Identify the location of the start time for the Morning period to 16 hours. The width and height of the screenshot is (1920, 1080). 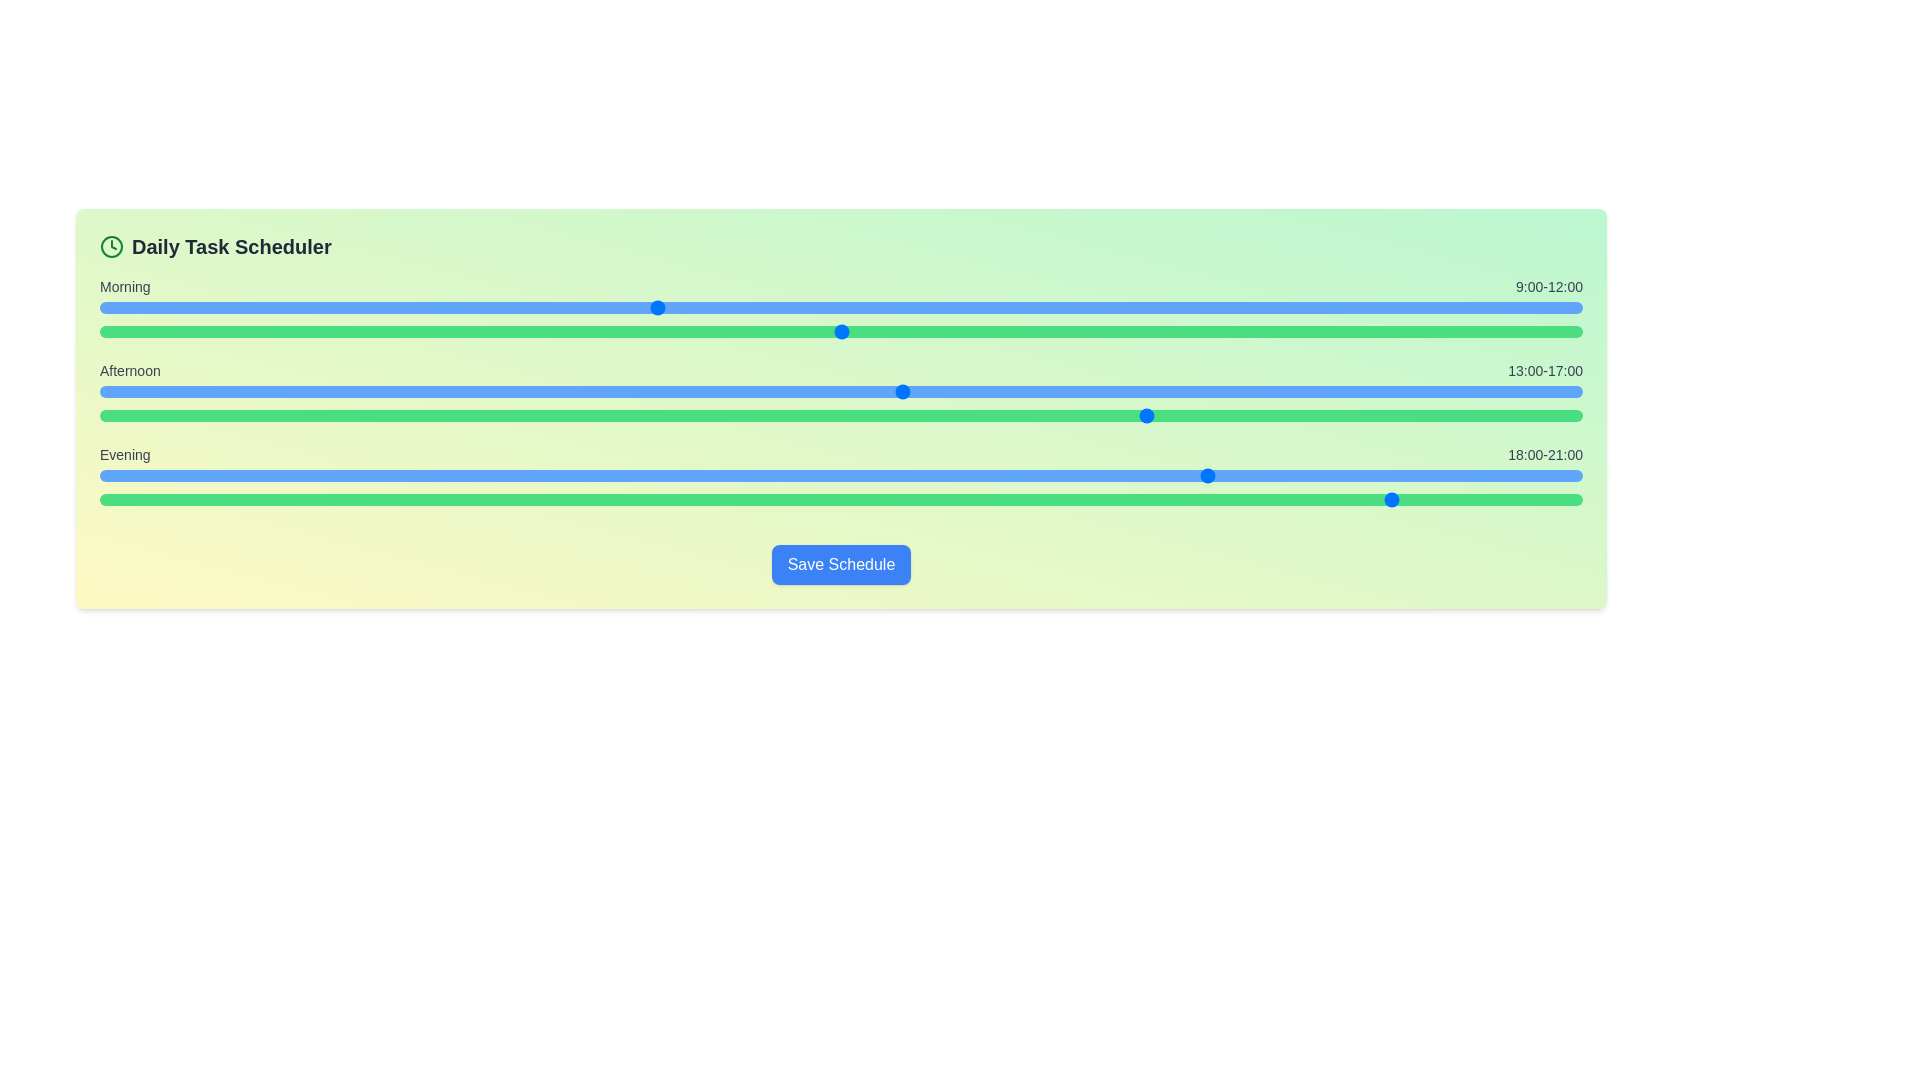
(1087, 308).